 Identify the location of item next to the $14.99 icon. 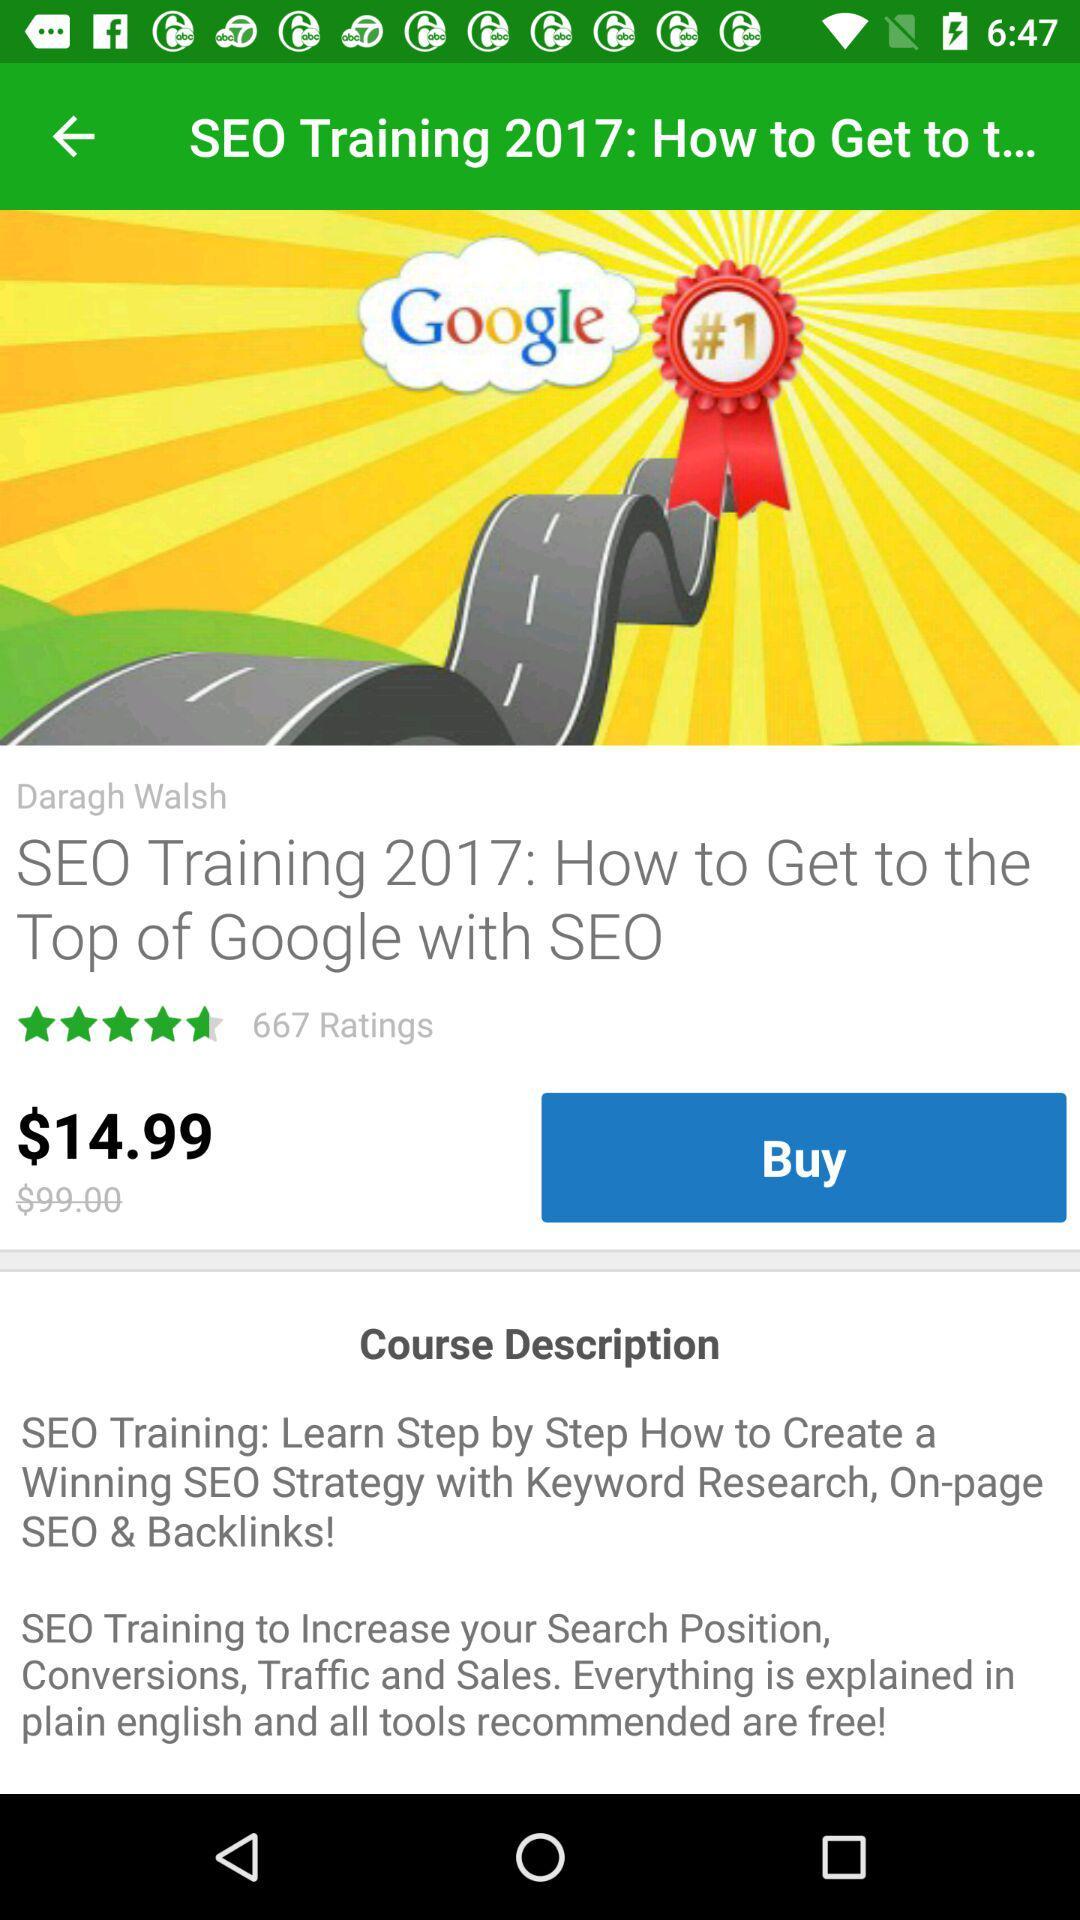
(802, 1157).